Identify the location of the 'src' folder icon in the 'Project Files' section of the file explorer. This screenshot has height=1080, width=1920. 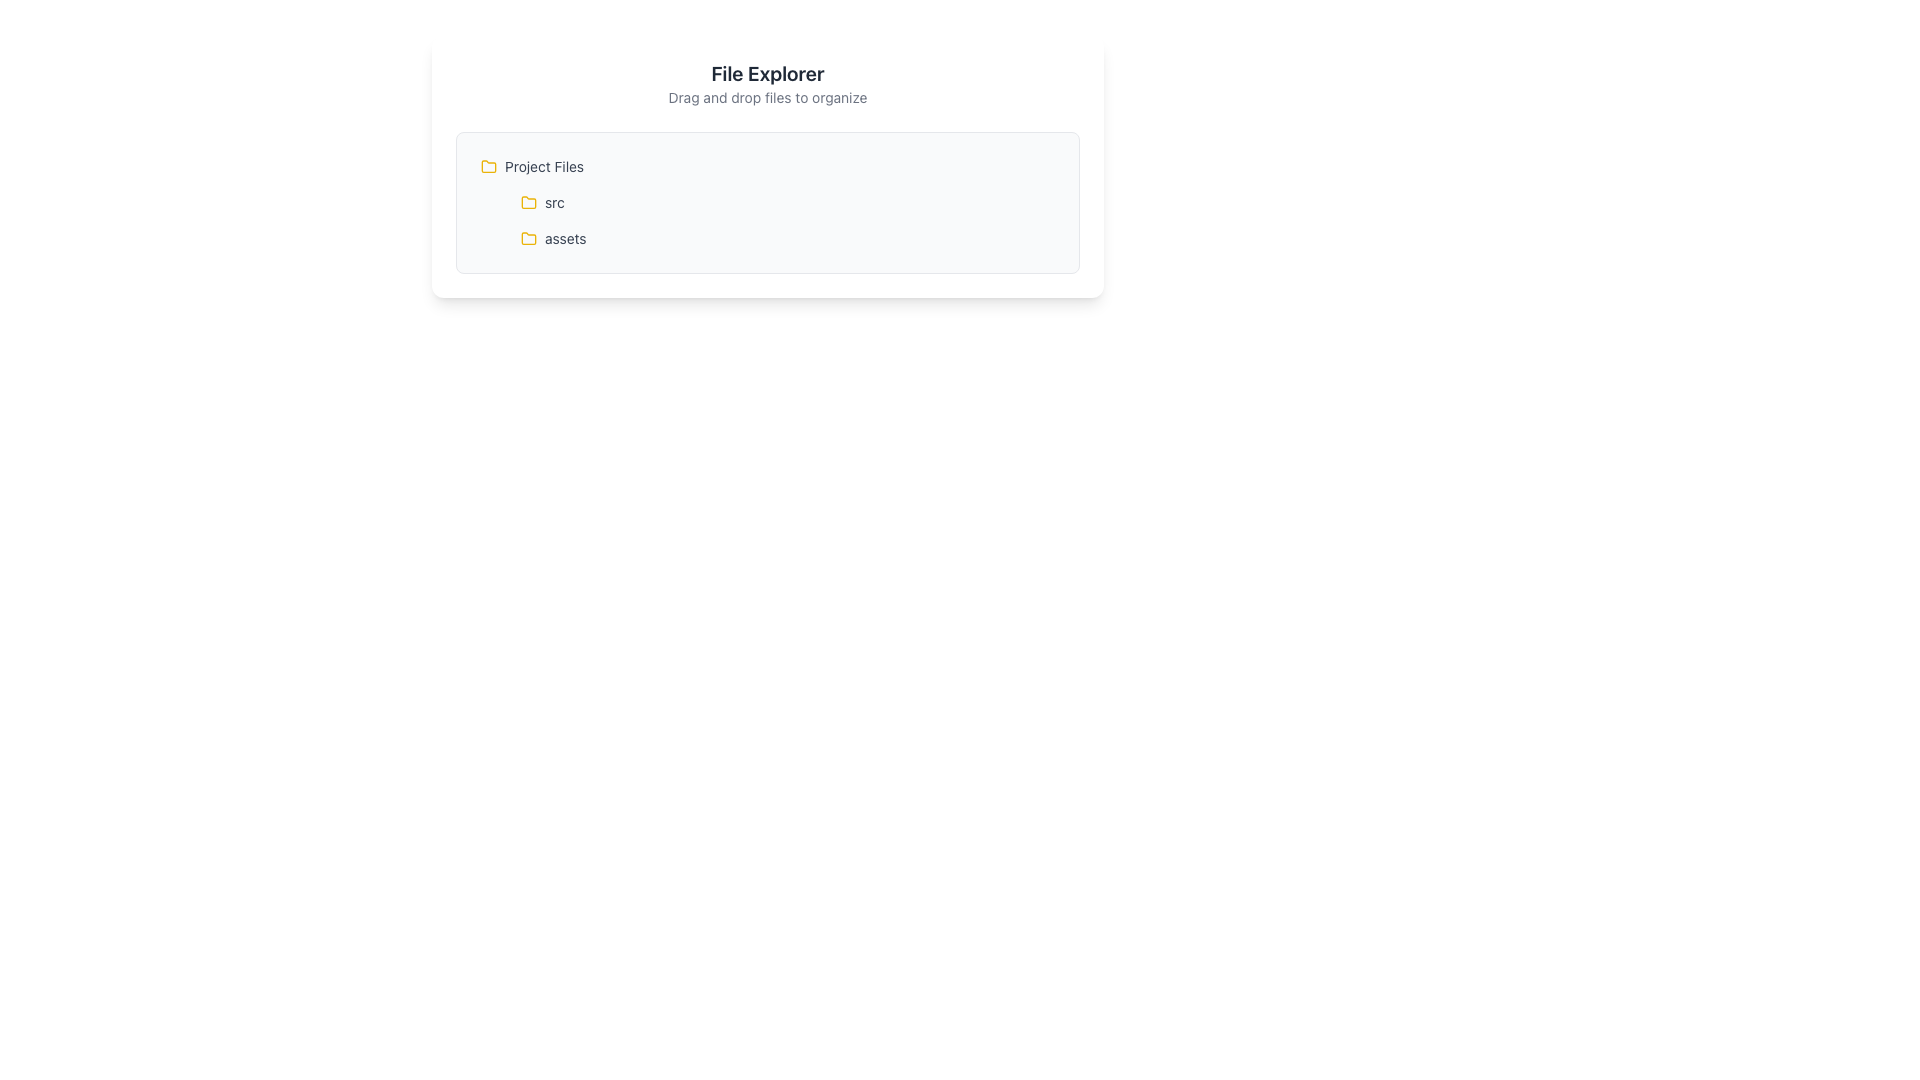
(528, 201).